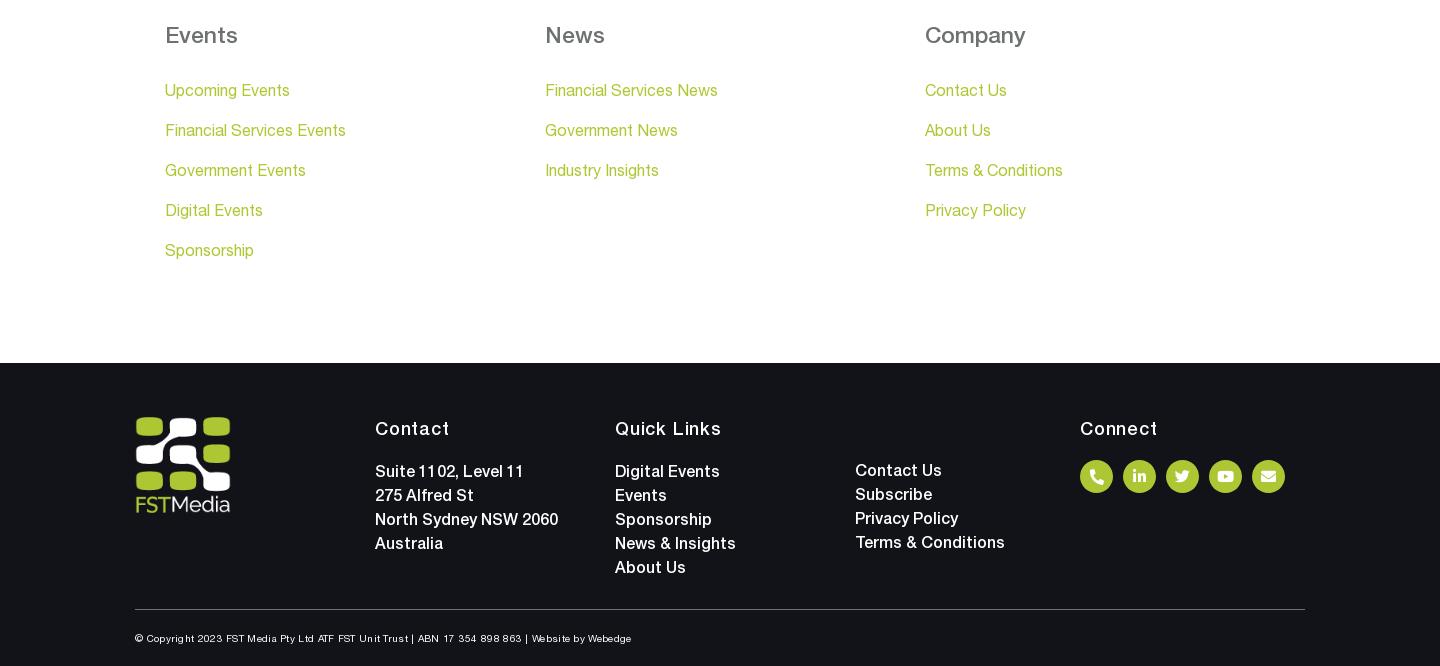  I want to click on 'Australia', so click(407, 542).